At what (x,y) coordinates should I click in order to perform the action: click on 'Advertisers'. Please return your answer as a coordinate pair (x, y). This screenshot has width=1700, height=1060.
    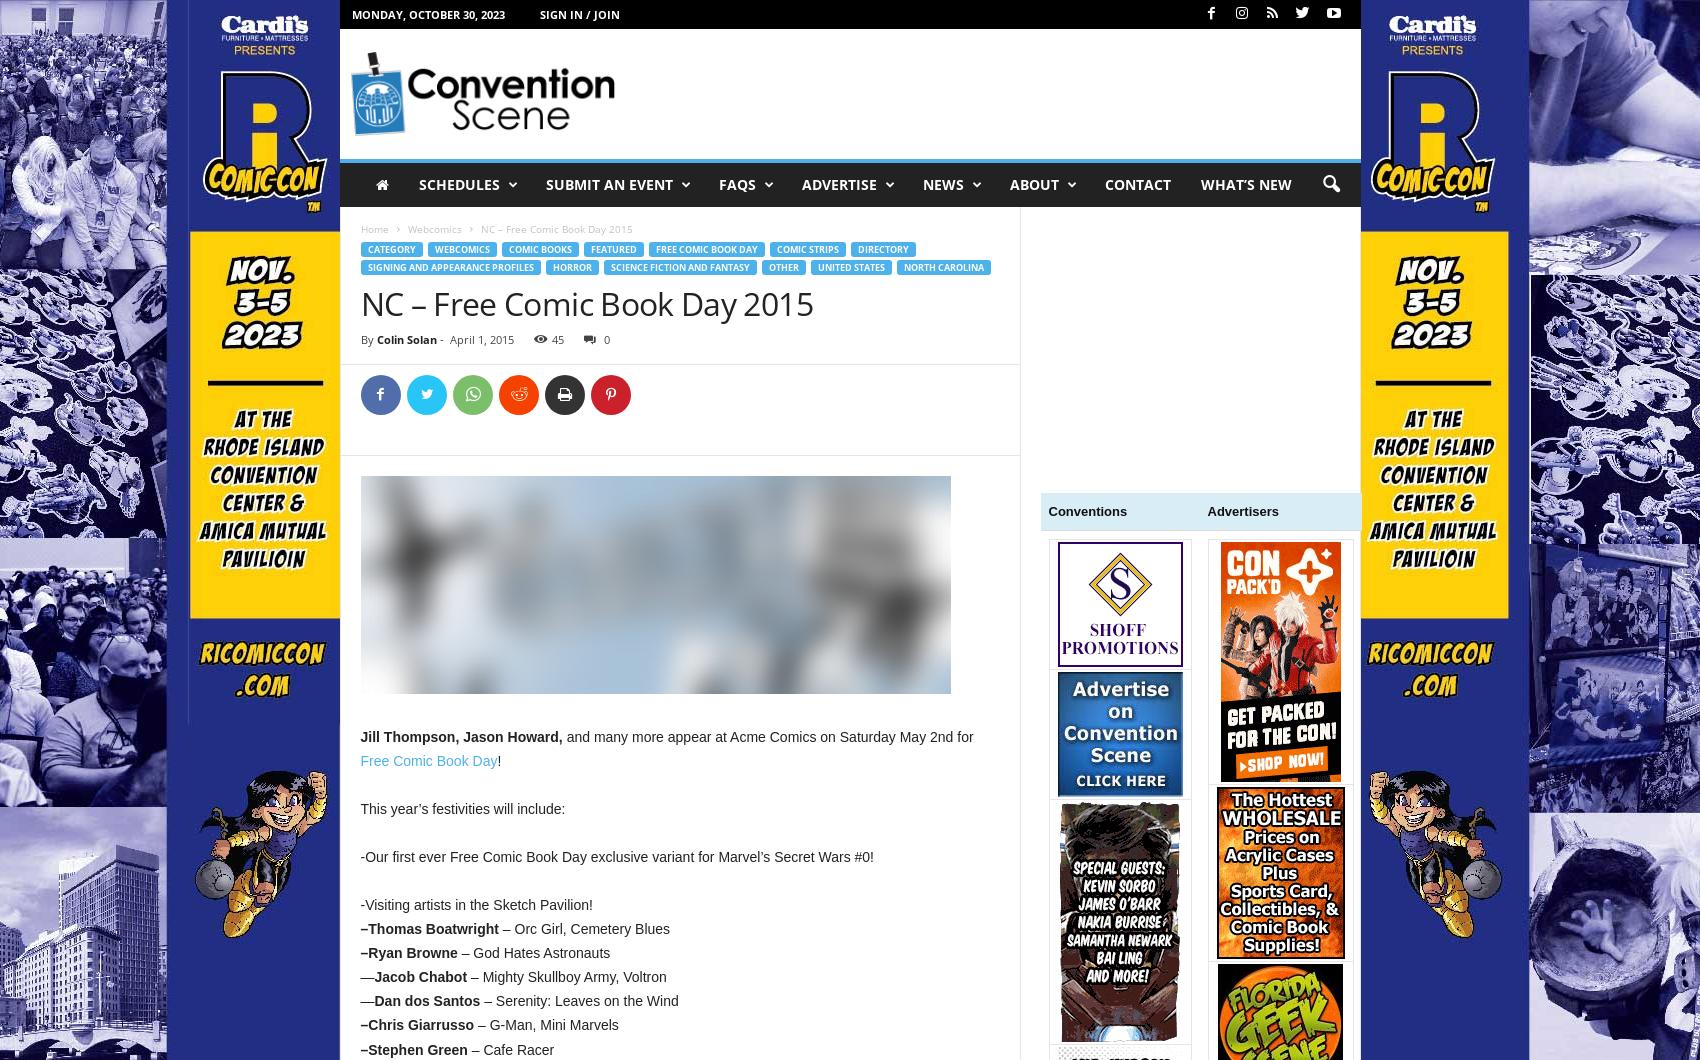
    Looking at the image, I should click on (1206, 510).